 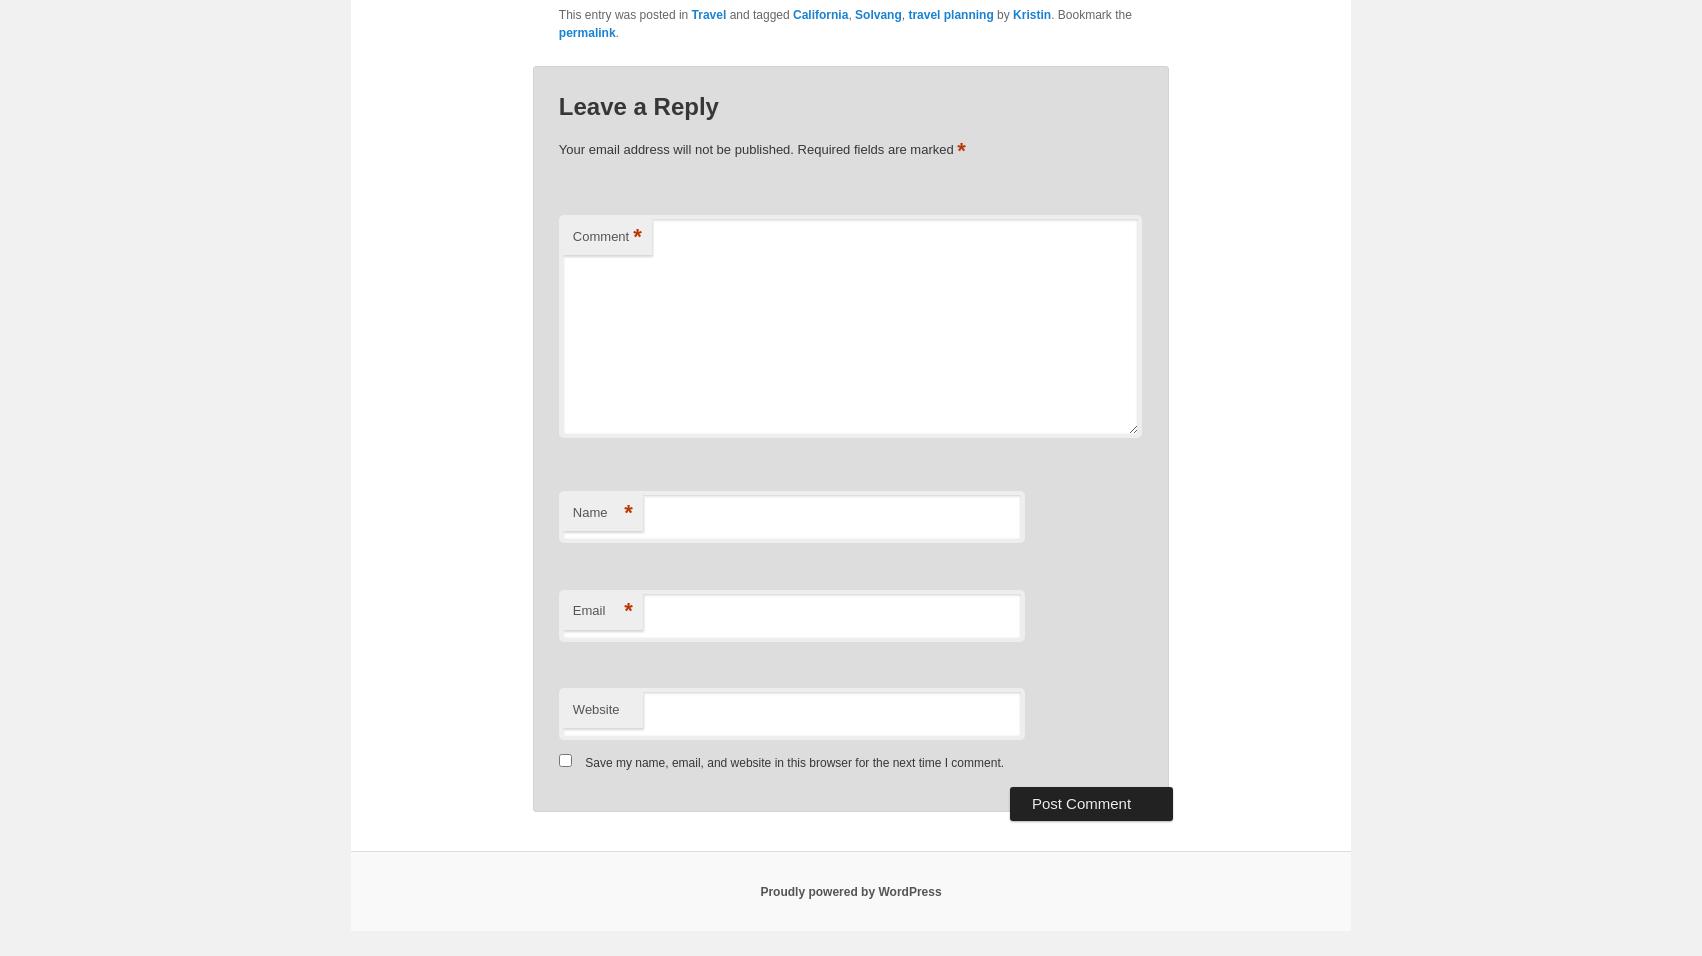 I want to click on '. Bookmark the', so click(x=1049, y=14).